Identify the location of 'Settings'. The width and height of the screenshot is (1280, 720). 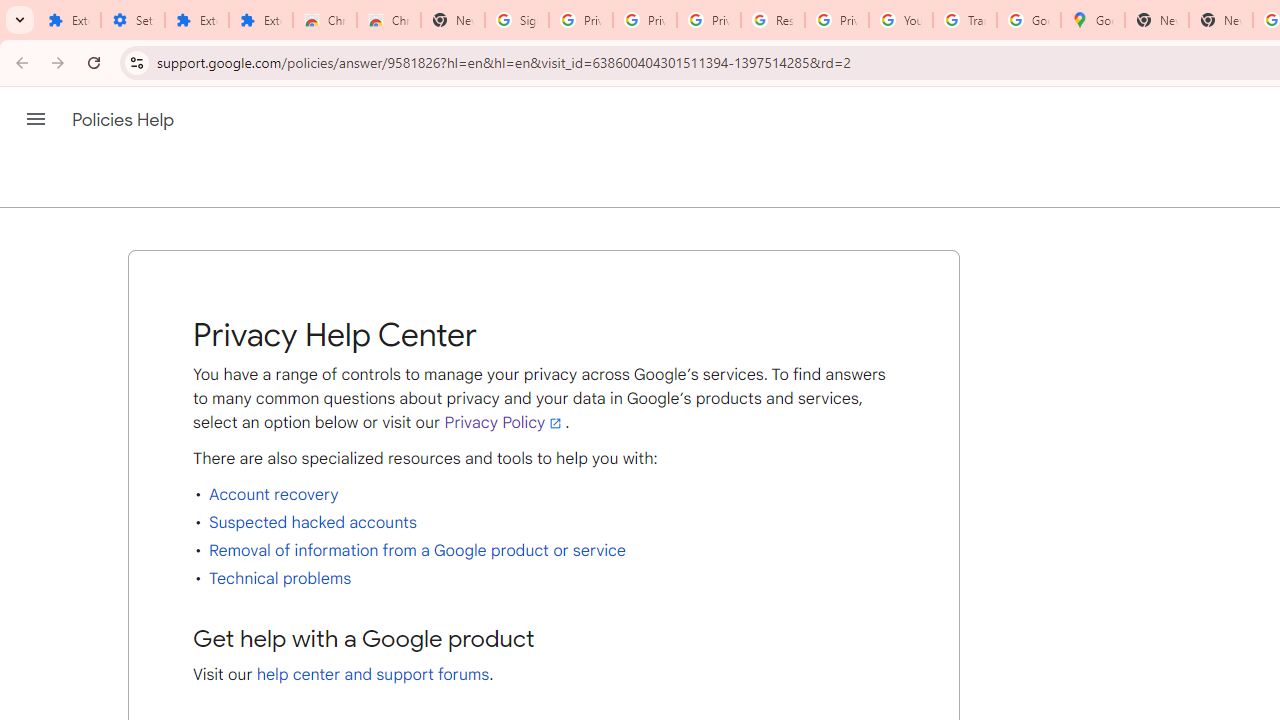
(132, 20).